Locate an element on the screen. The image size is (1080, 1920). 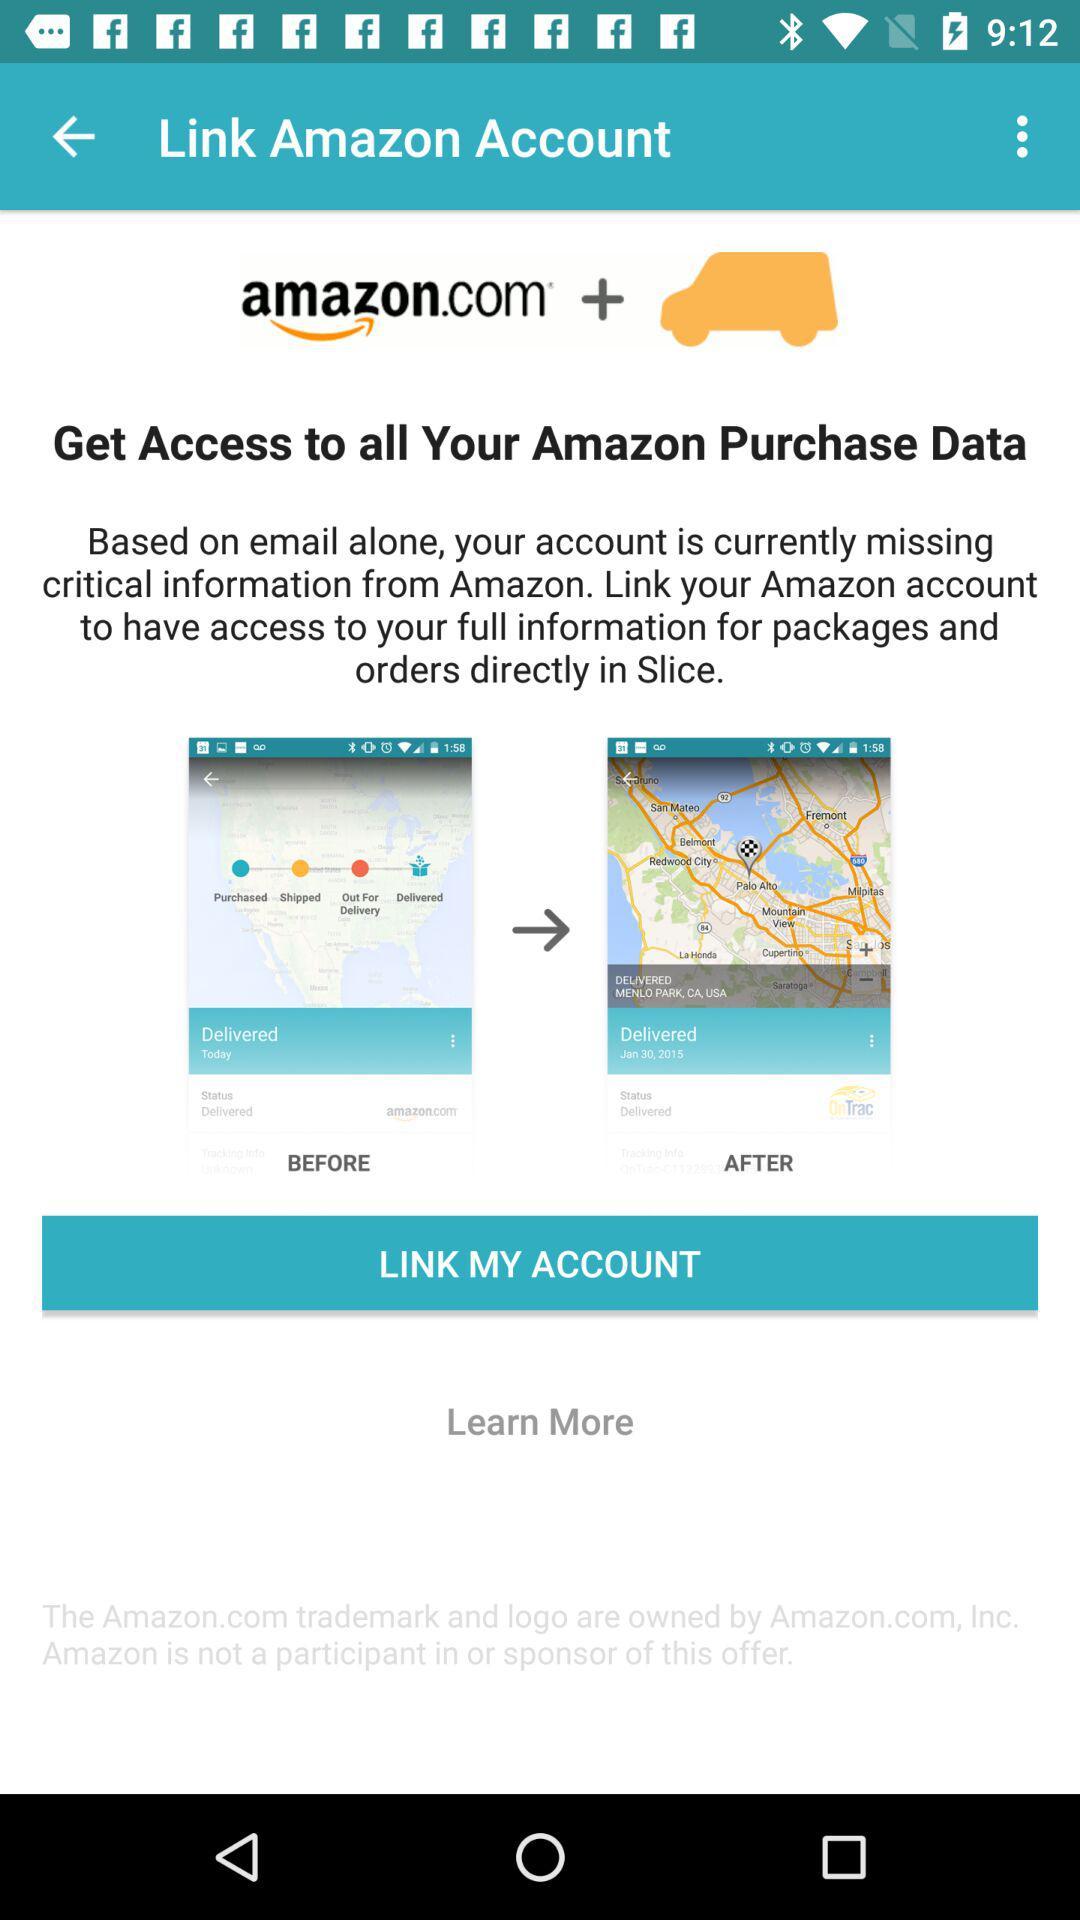
the app to the right of link amazon account item is located at coordinates (1027, 135).